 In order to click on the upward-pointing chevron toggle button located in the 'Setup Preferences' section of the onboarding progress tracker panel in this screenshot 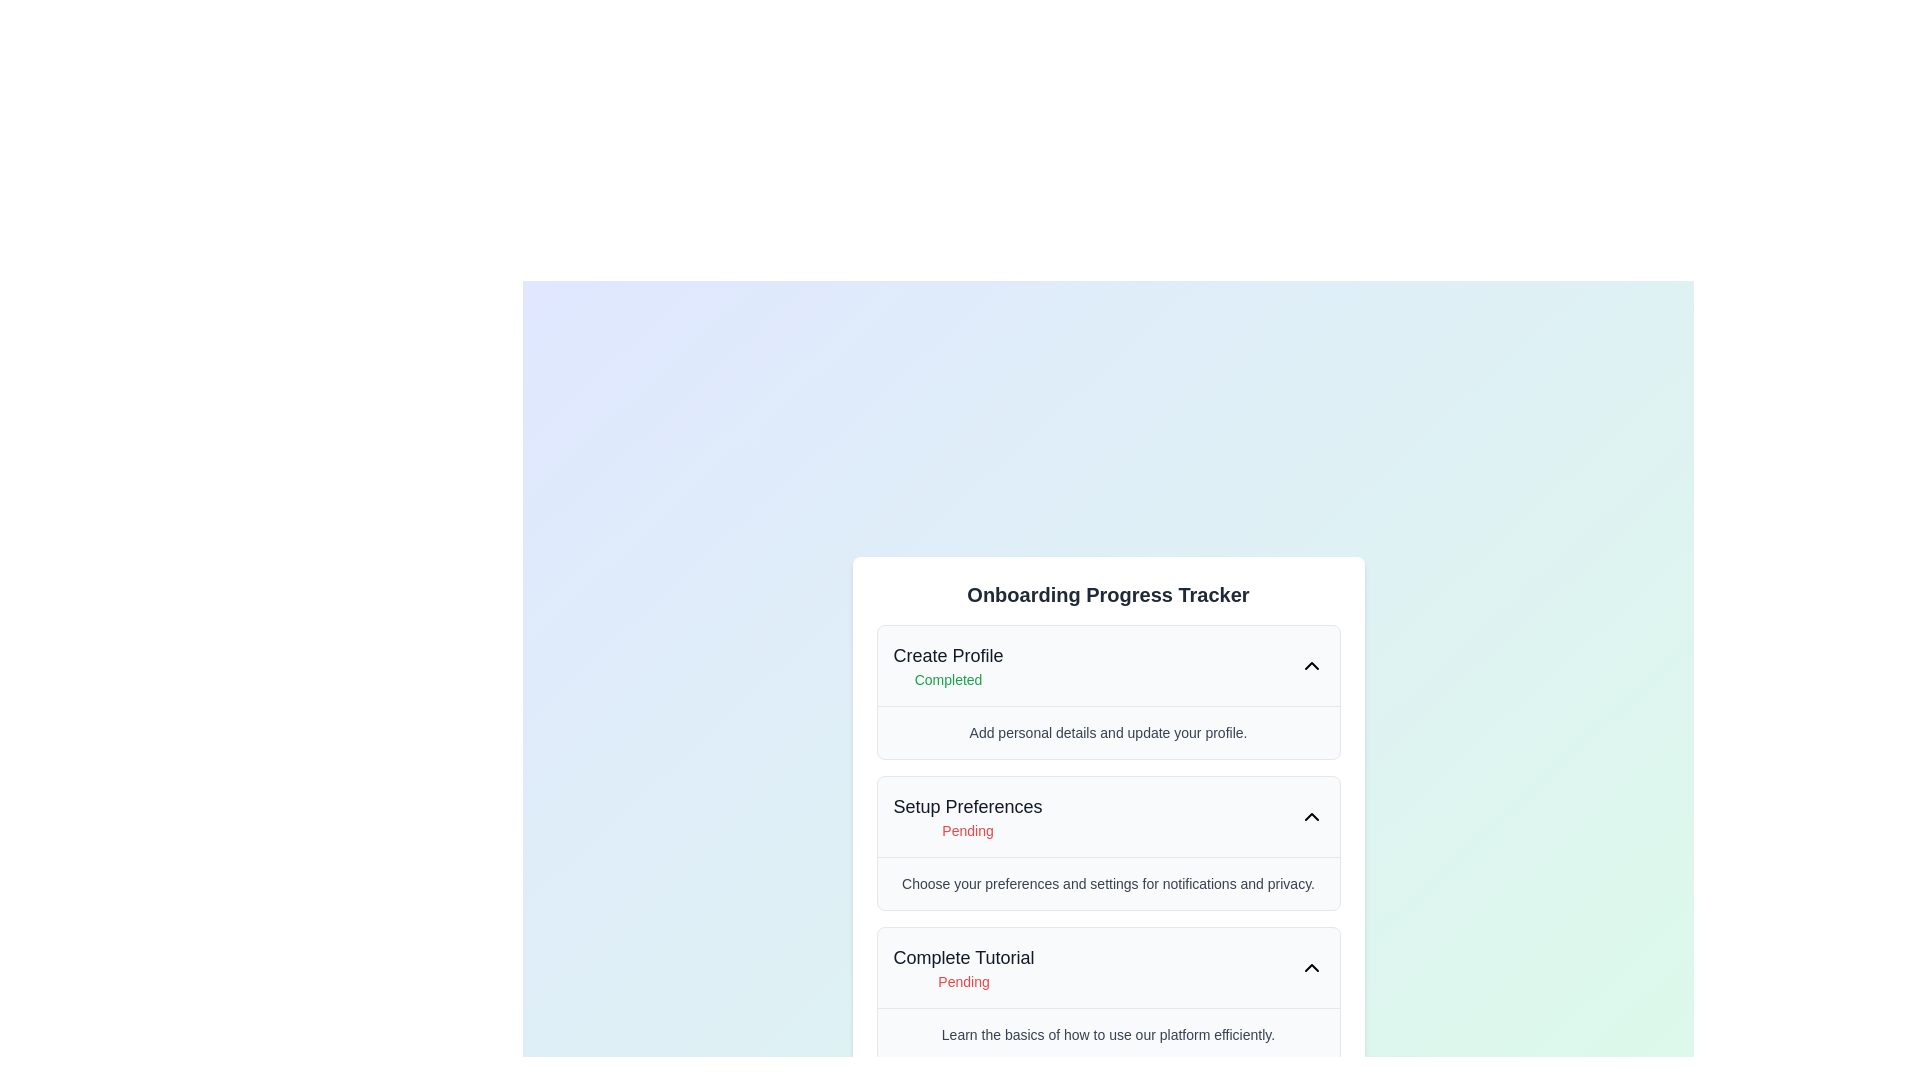, I will do `click(1311, 816)`.